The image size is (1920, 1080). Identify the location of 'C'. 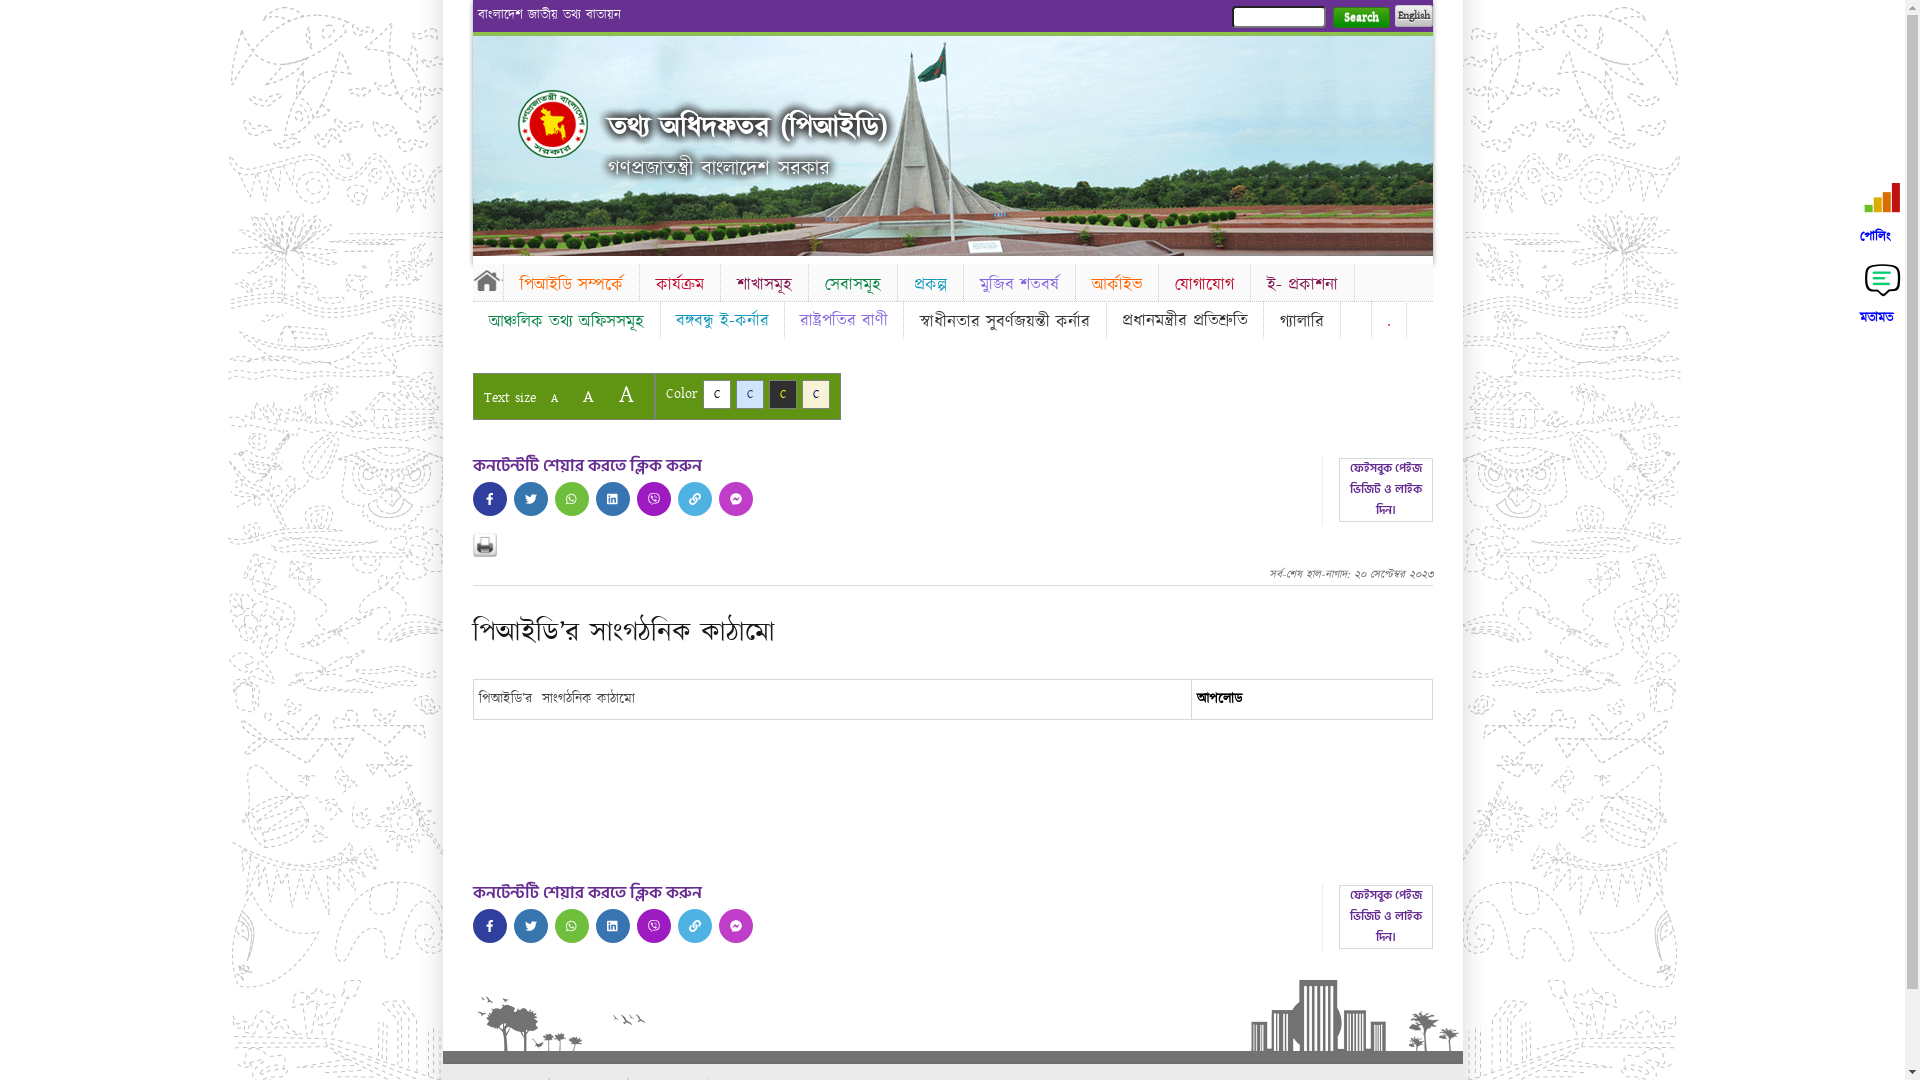
(816, 394).